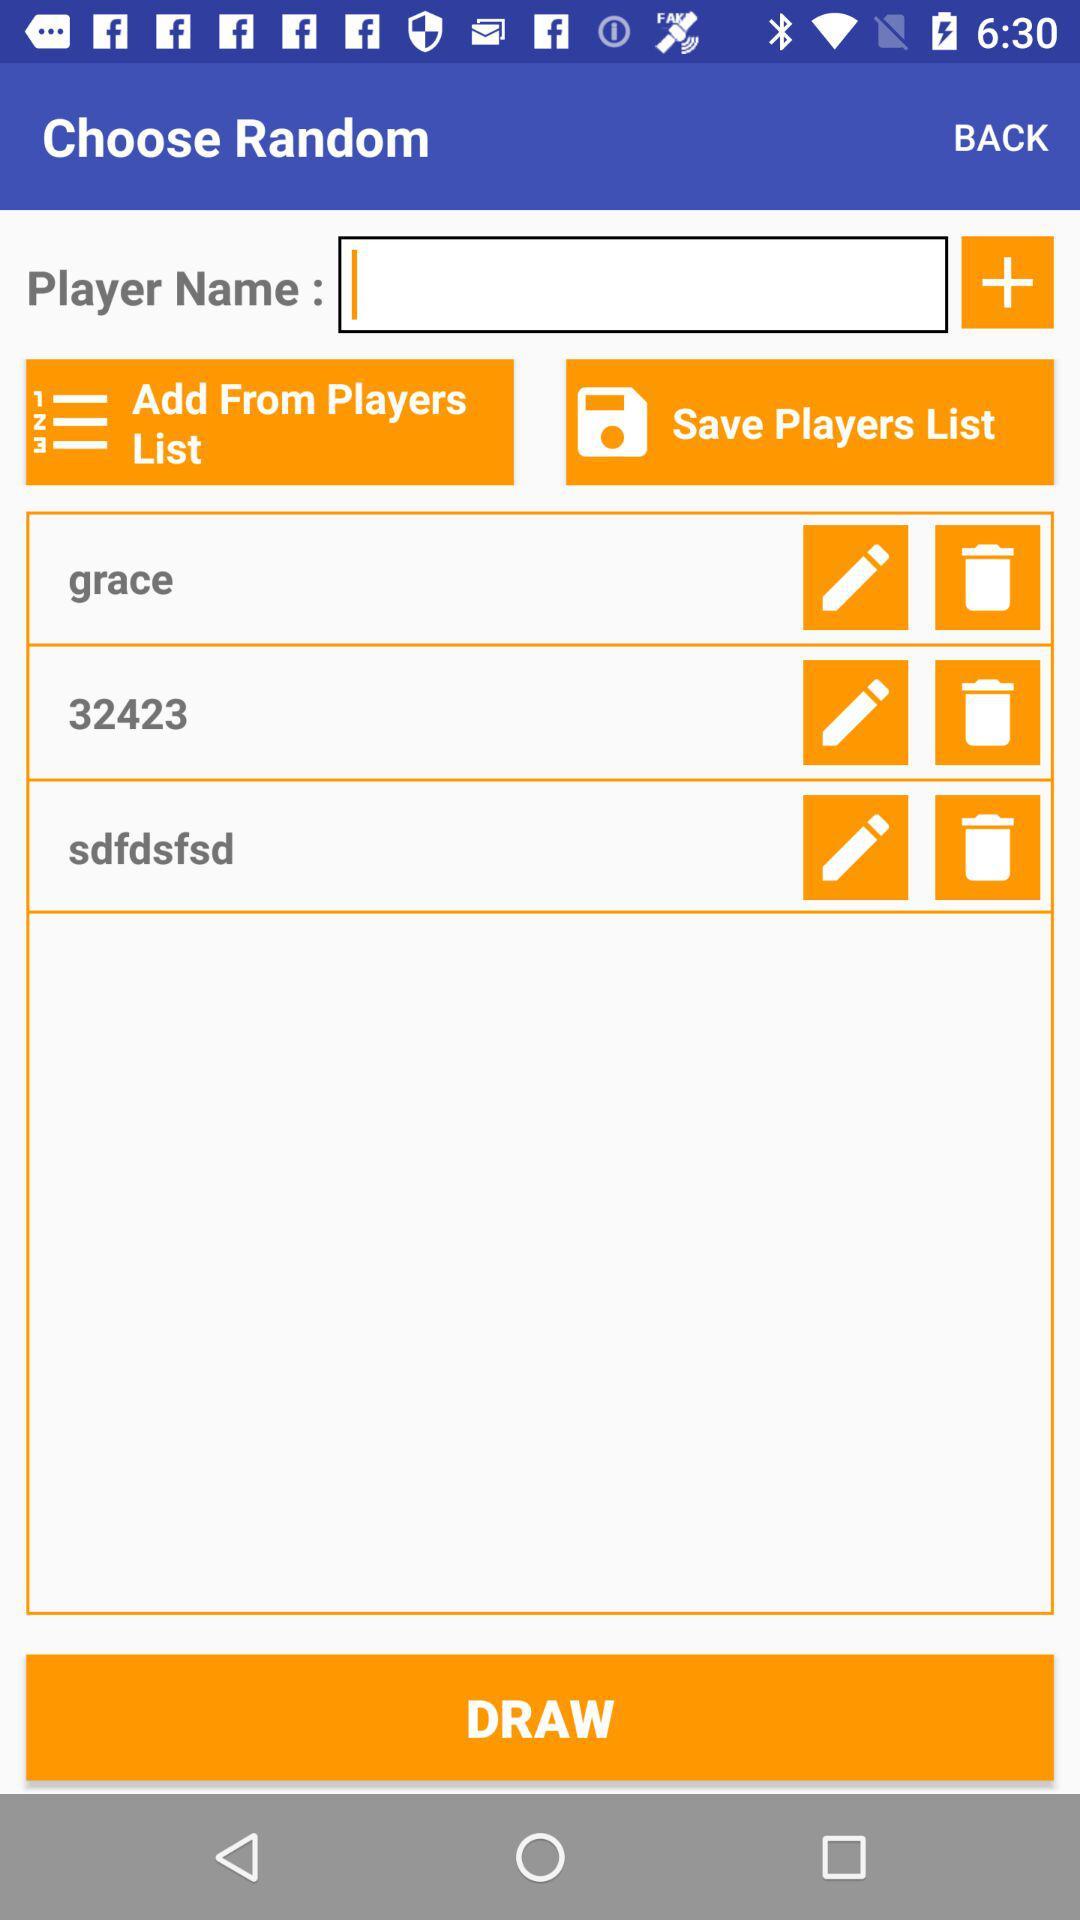  What do you see at coordinates (855, 576) in the screenshot?
I see `edit text` at bounding box center [855, 576].